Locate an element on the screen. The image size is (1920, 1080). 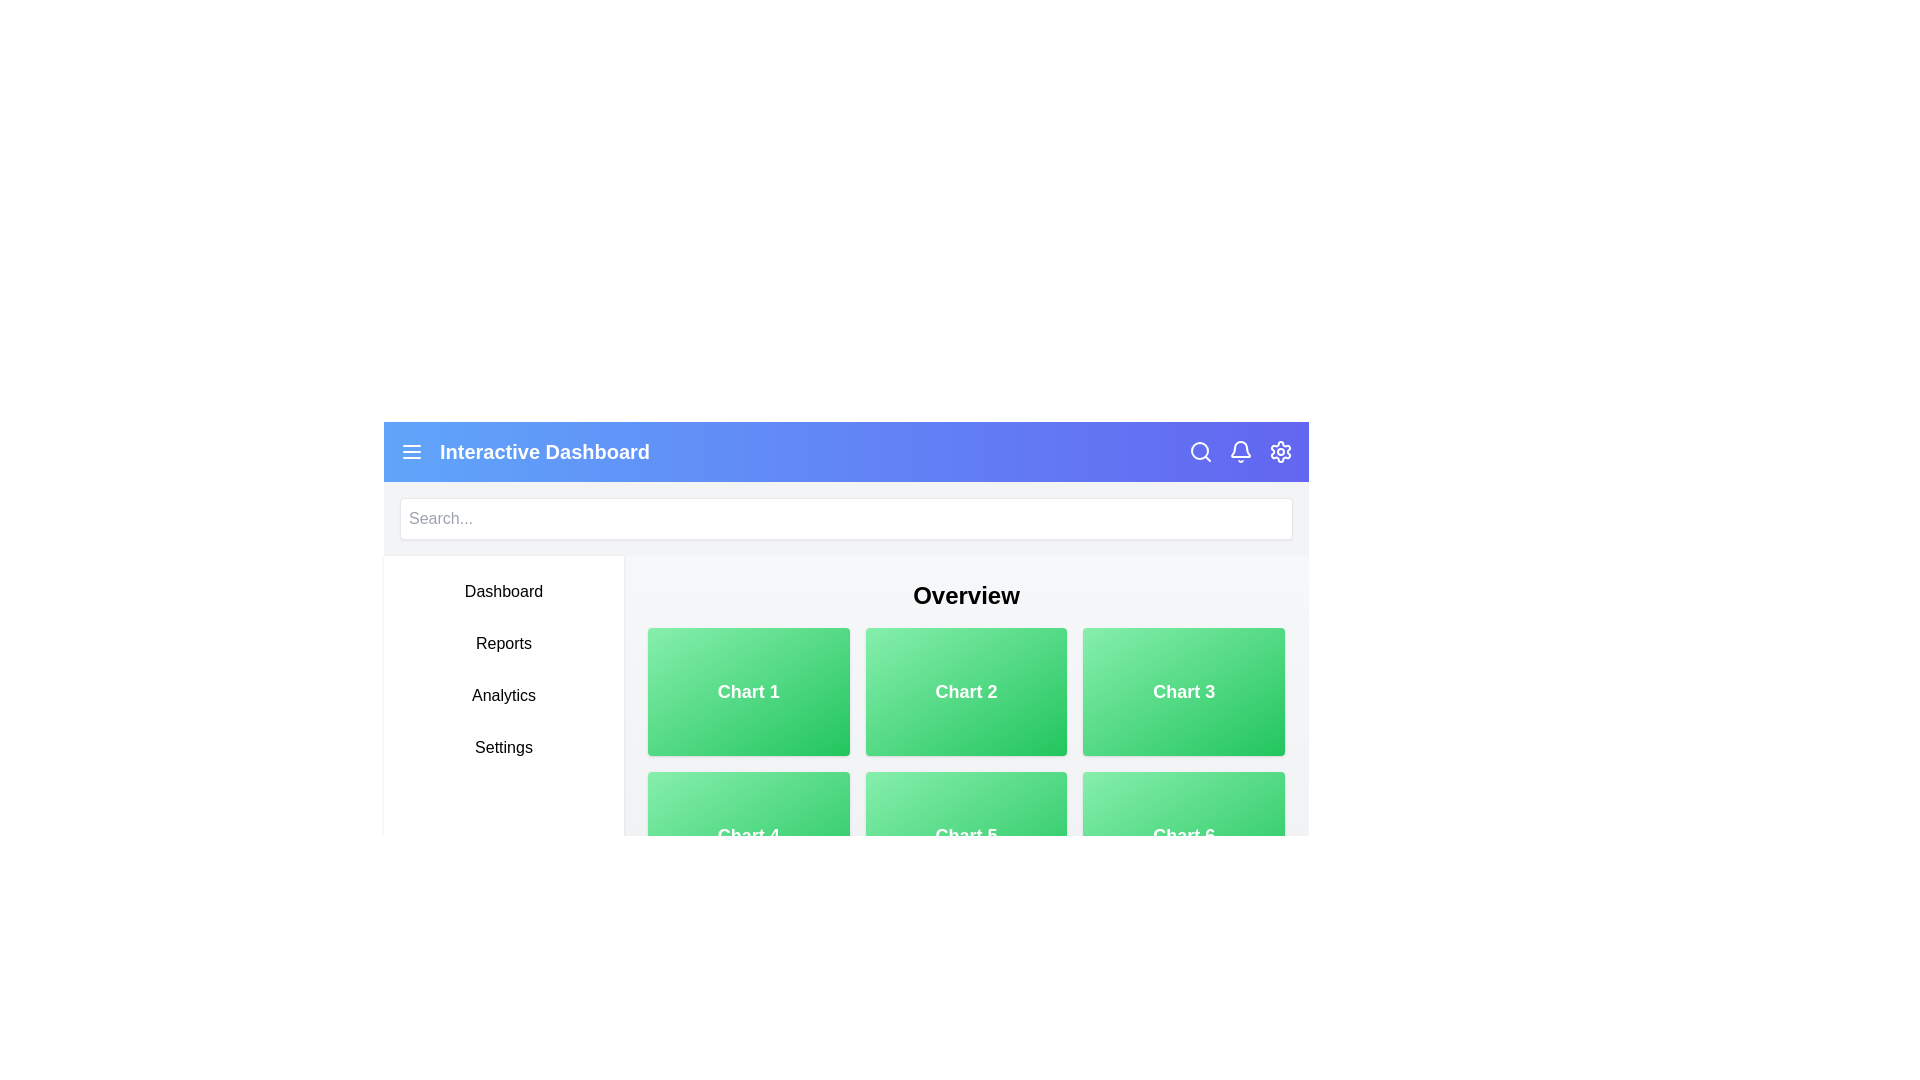
the Reports from the sidebar menu is located at coordinates (504, 644).